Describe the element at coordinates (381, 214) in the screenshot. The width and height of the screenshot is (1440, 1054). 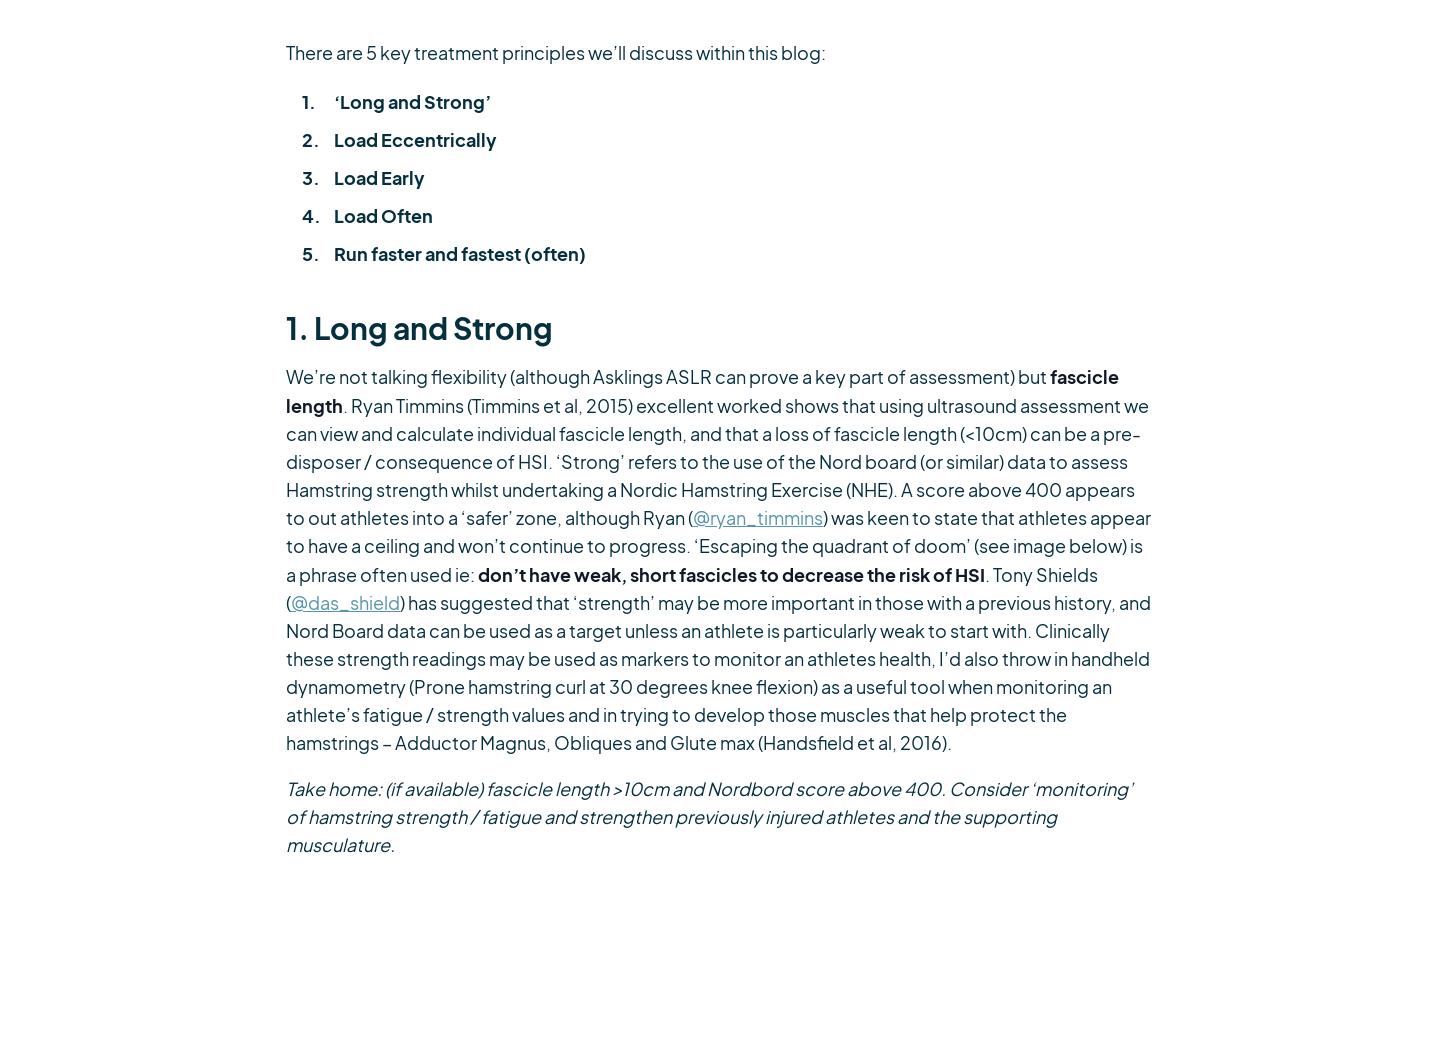
I see `'Load Often'` at that location.